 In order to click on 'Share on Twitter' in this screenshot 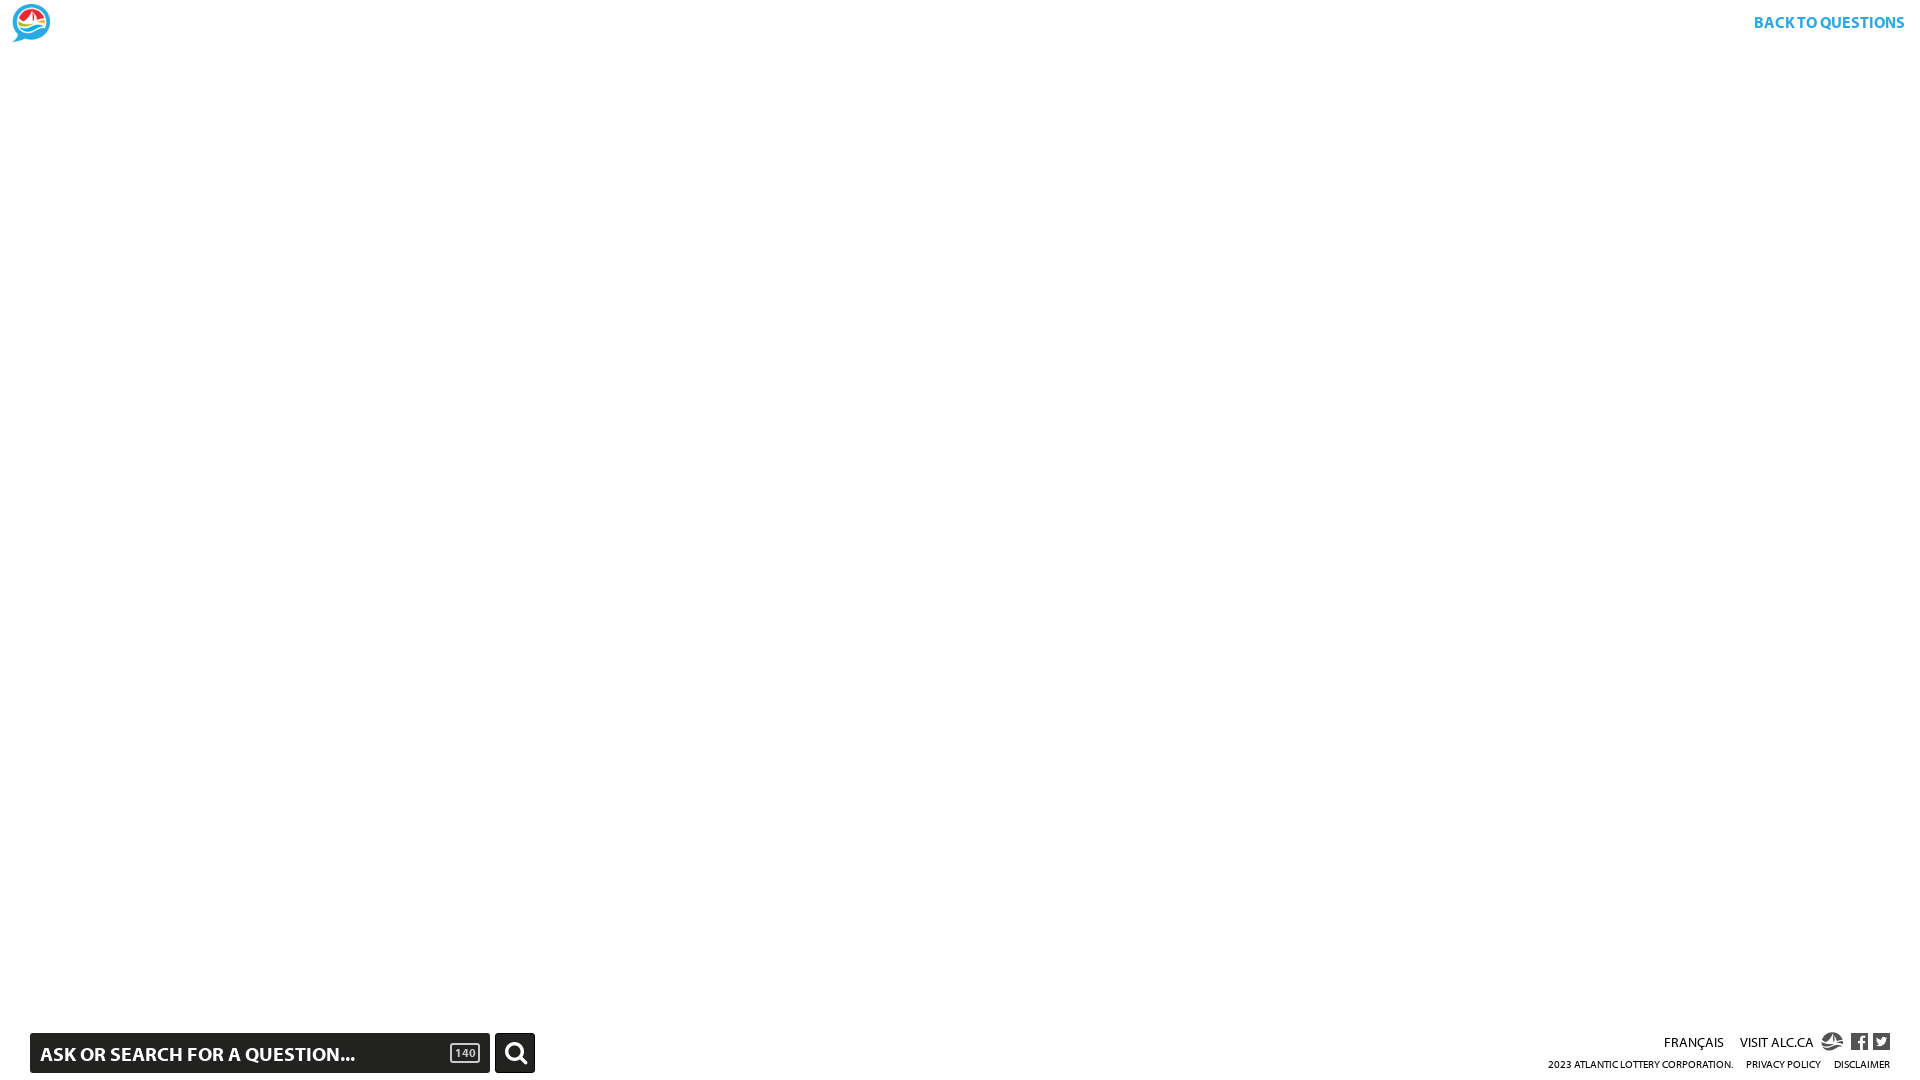, I will do `click(1880, 1040)`.